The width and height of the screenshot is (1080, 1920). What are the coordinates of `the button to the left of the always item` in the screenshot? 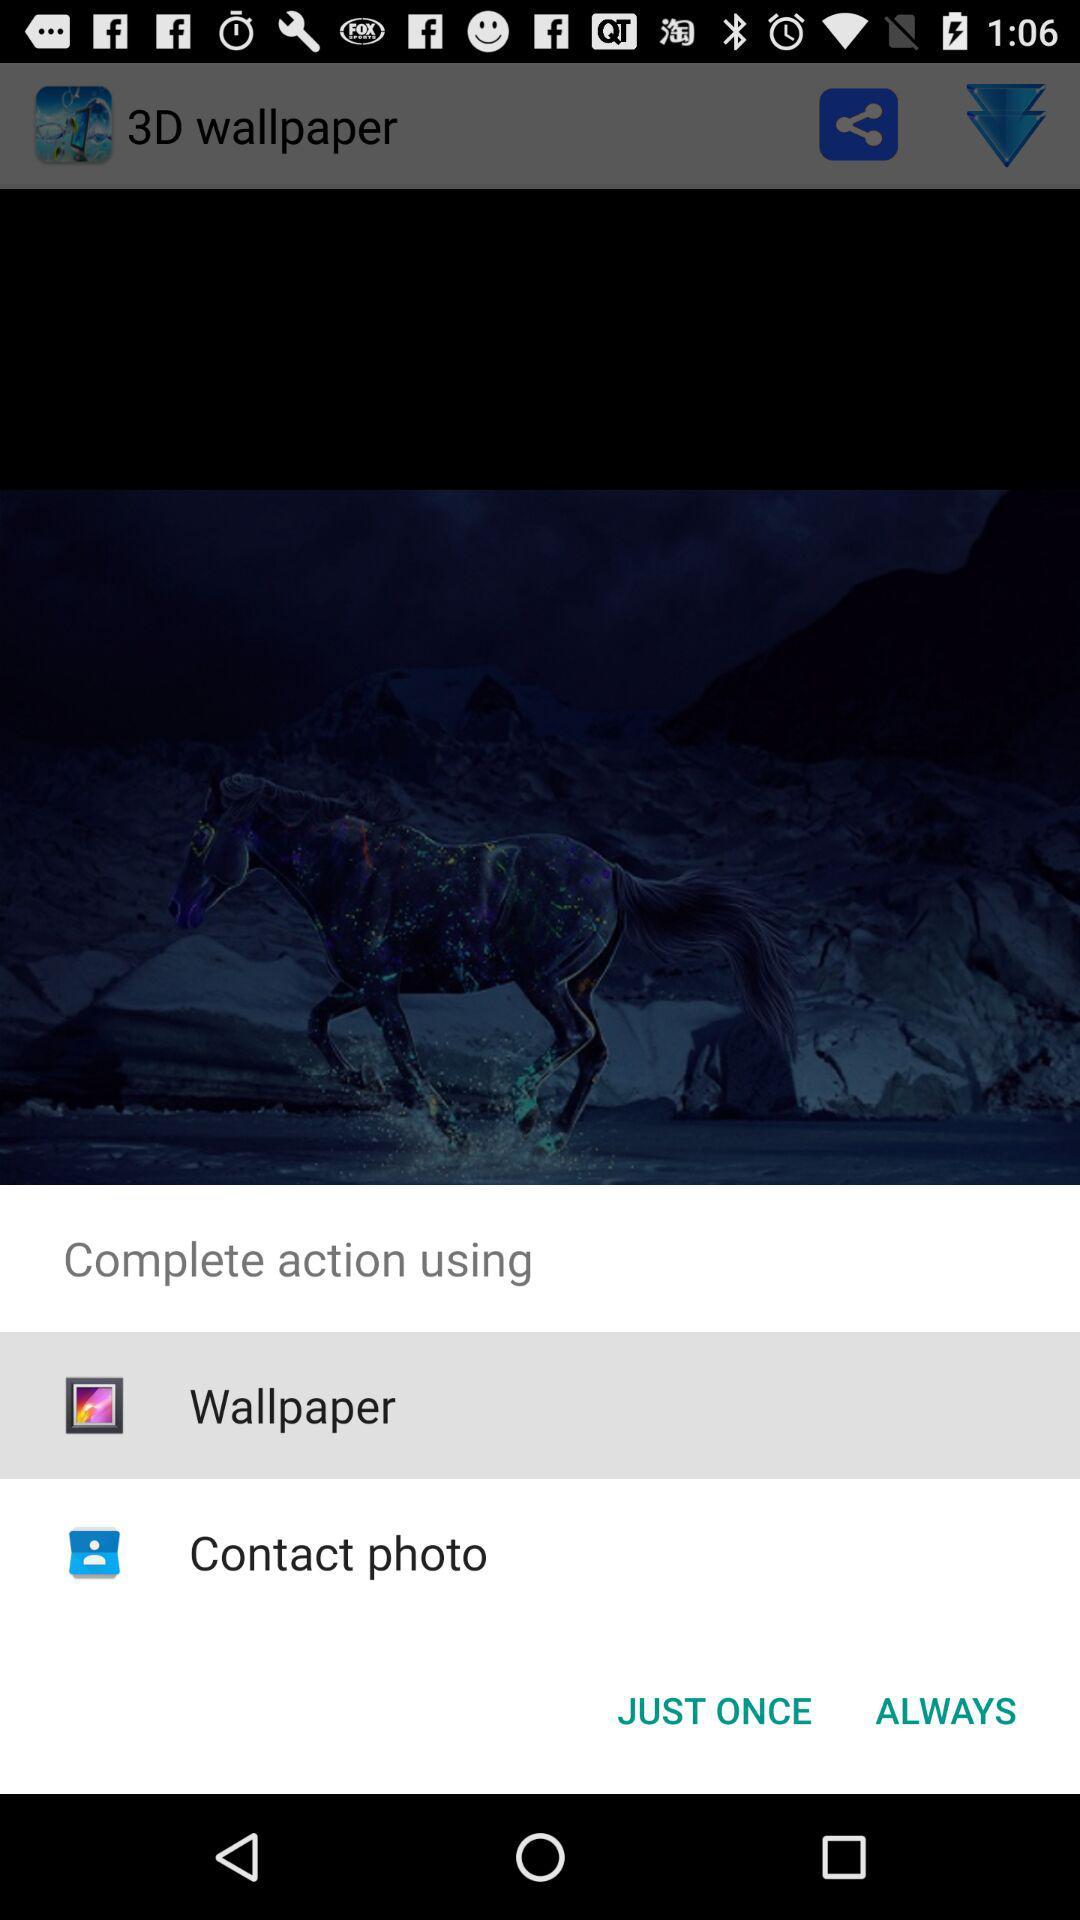 It's located at (713, 1708).